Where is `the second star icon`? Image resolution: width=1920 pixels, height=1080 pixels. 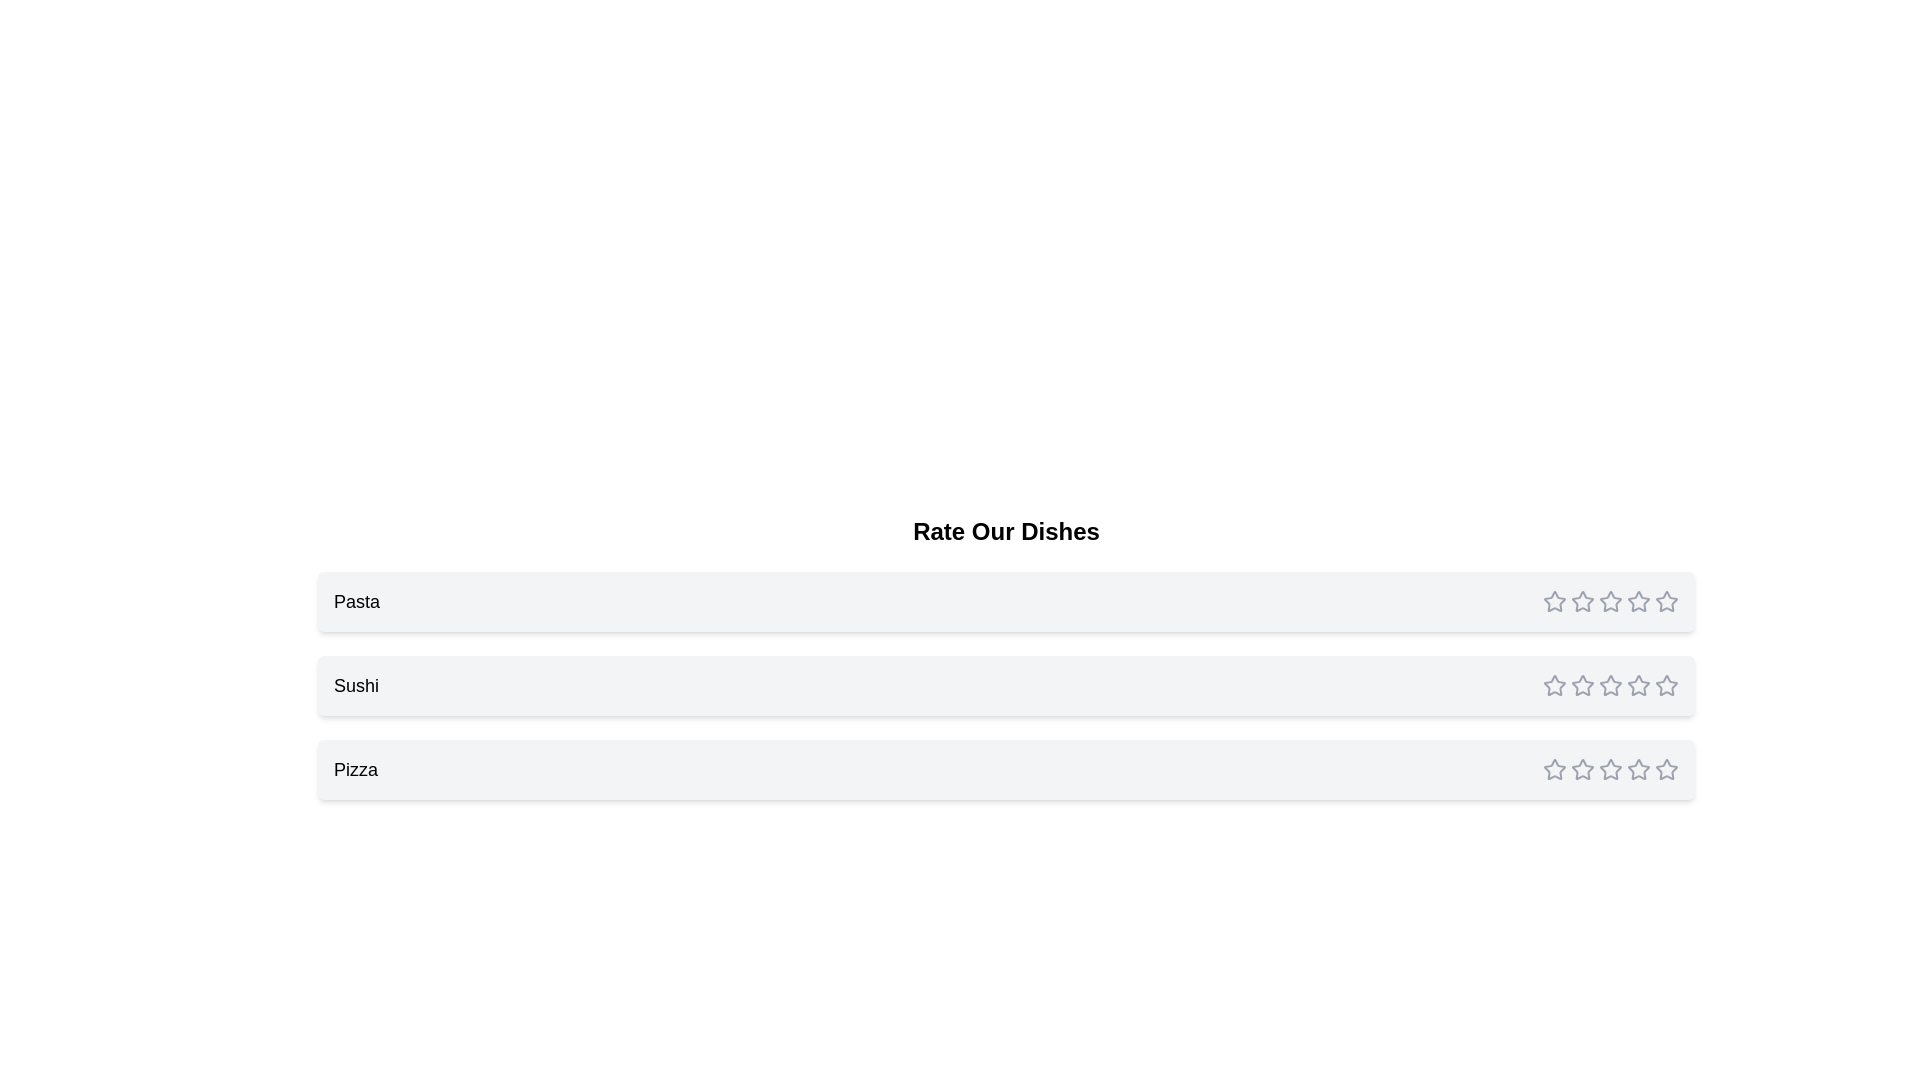
the second star icon is located at coordinates (1582, 685).